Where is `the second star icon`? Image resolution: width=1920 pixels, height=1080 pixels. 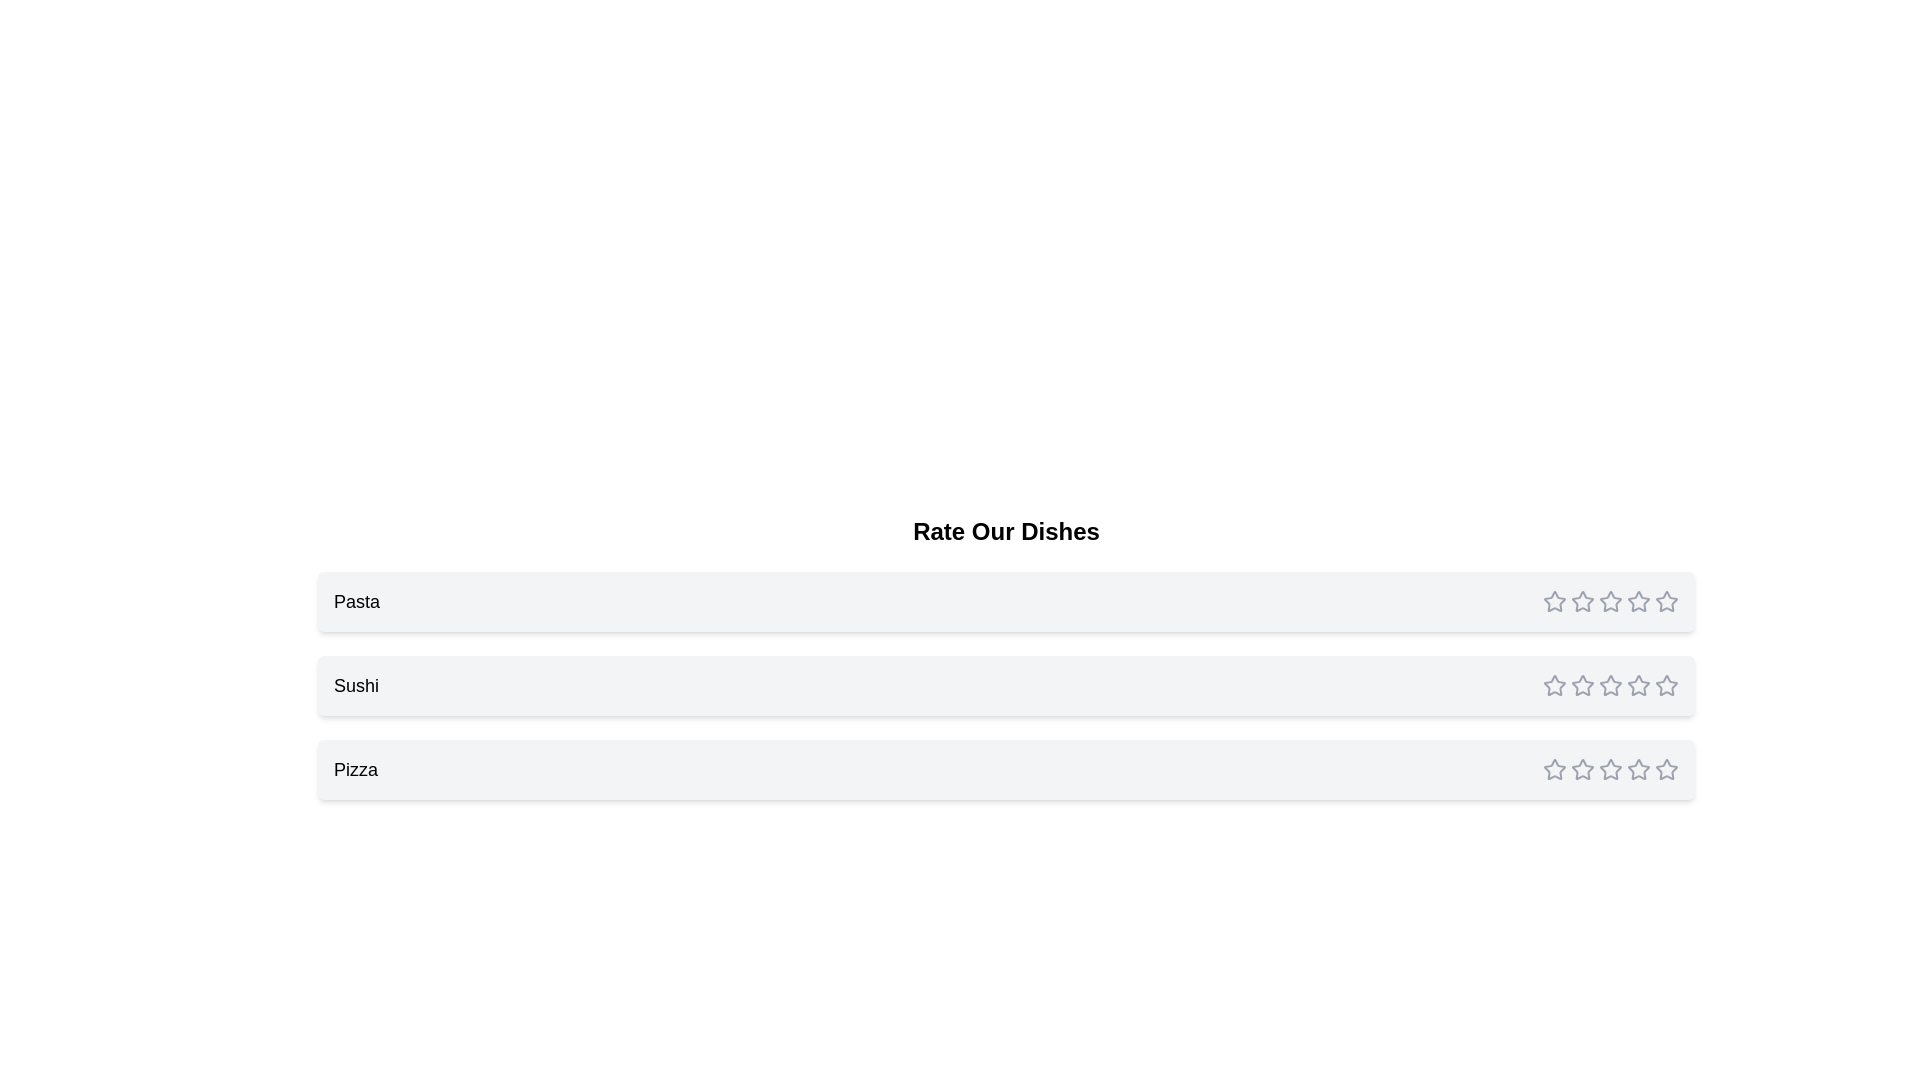
the second star icon is located at coordinates (1582, 685).